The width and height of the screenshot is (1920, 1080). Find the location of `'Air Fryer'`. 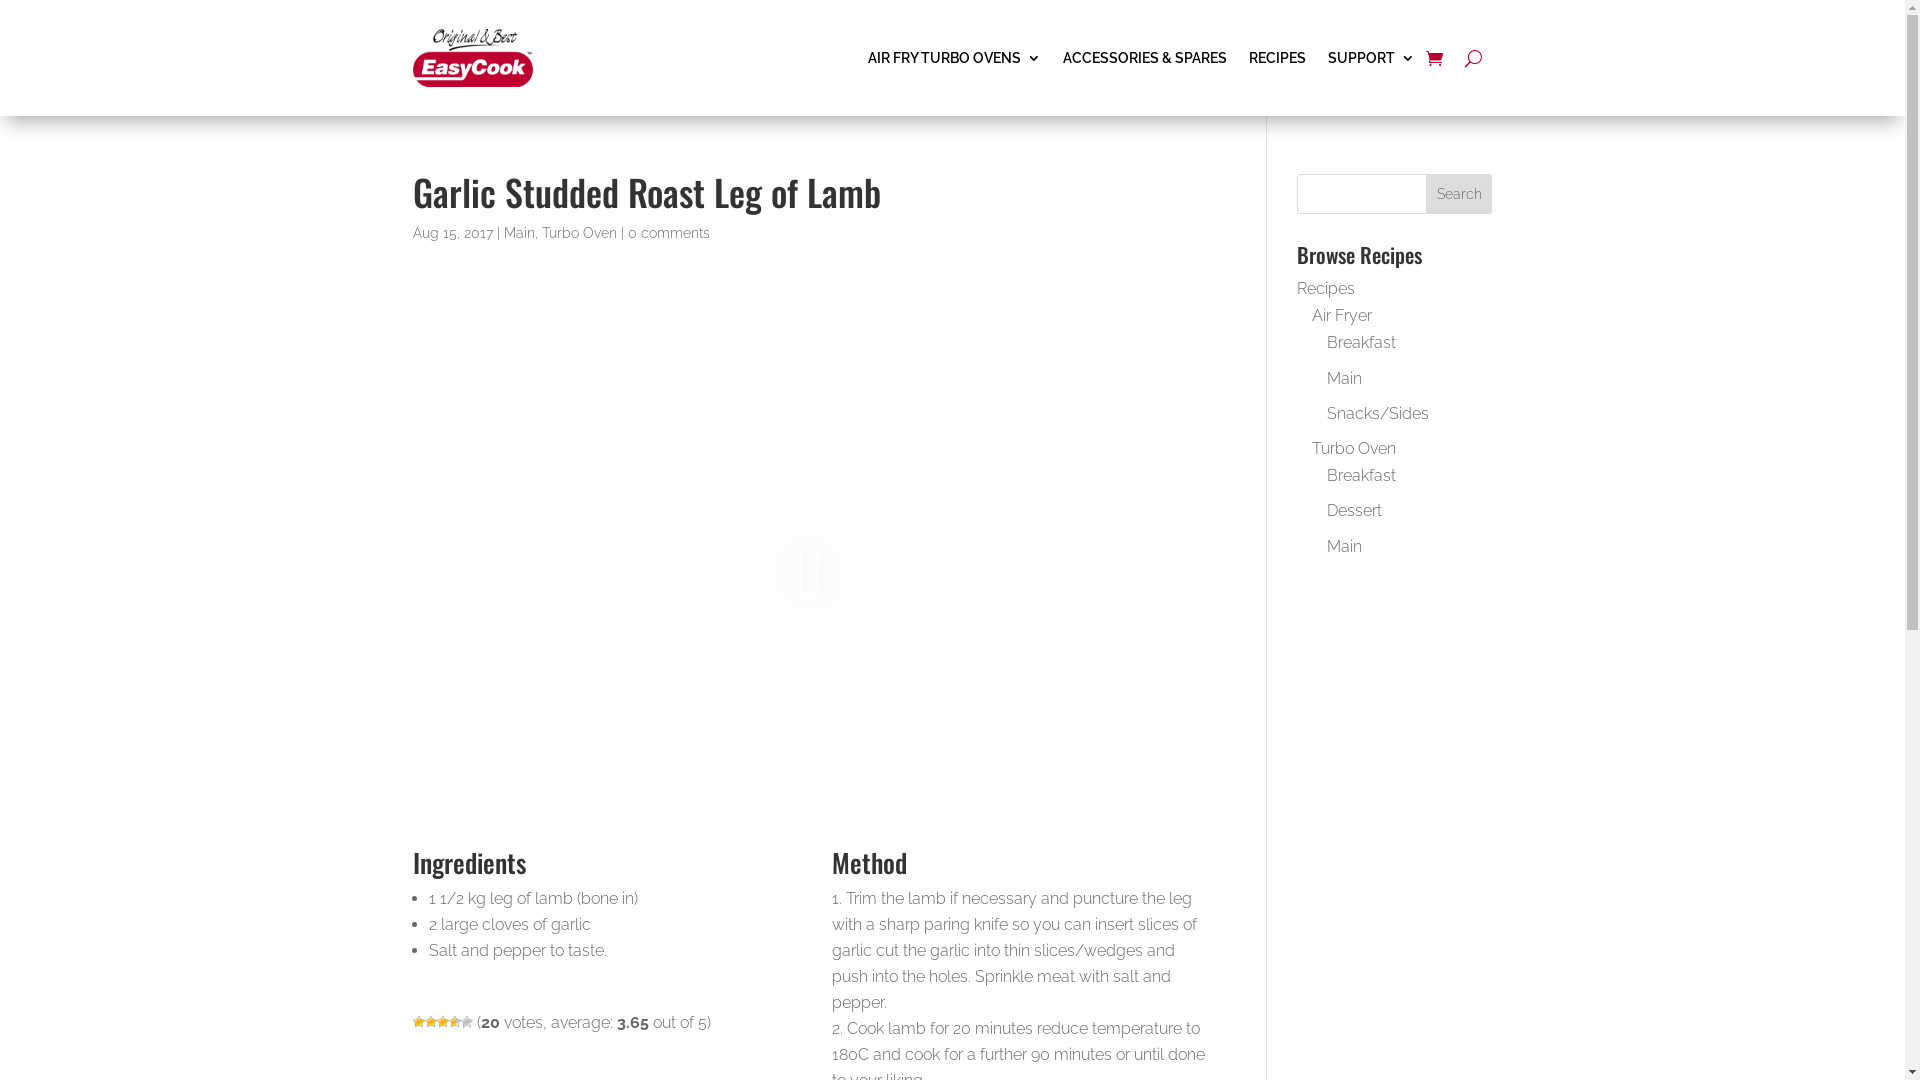

'Air Fryer' is located at coordinates (1342, 315).